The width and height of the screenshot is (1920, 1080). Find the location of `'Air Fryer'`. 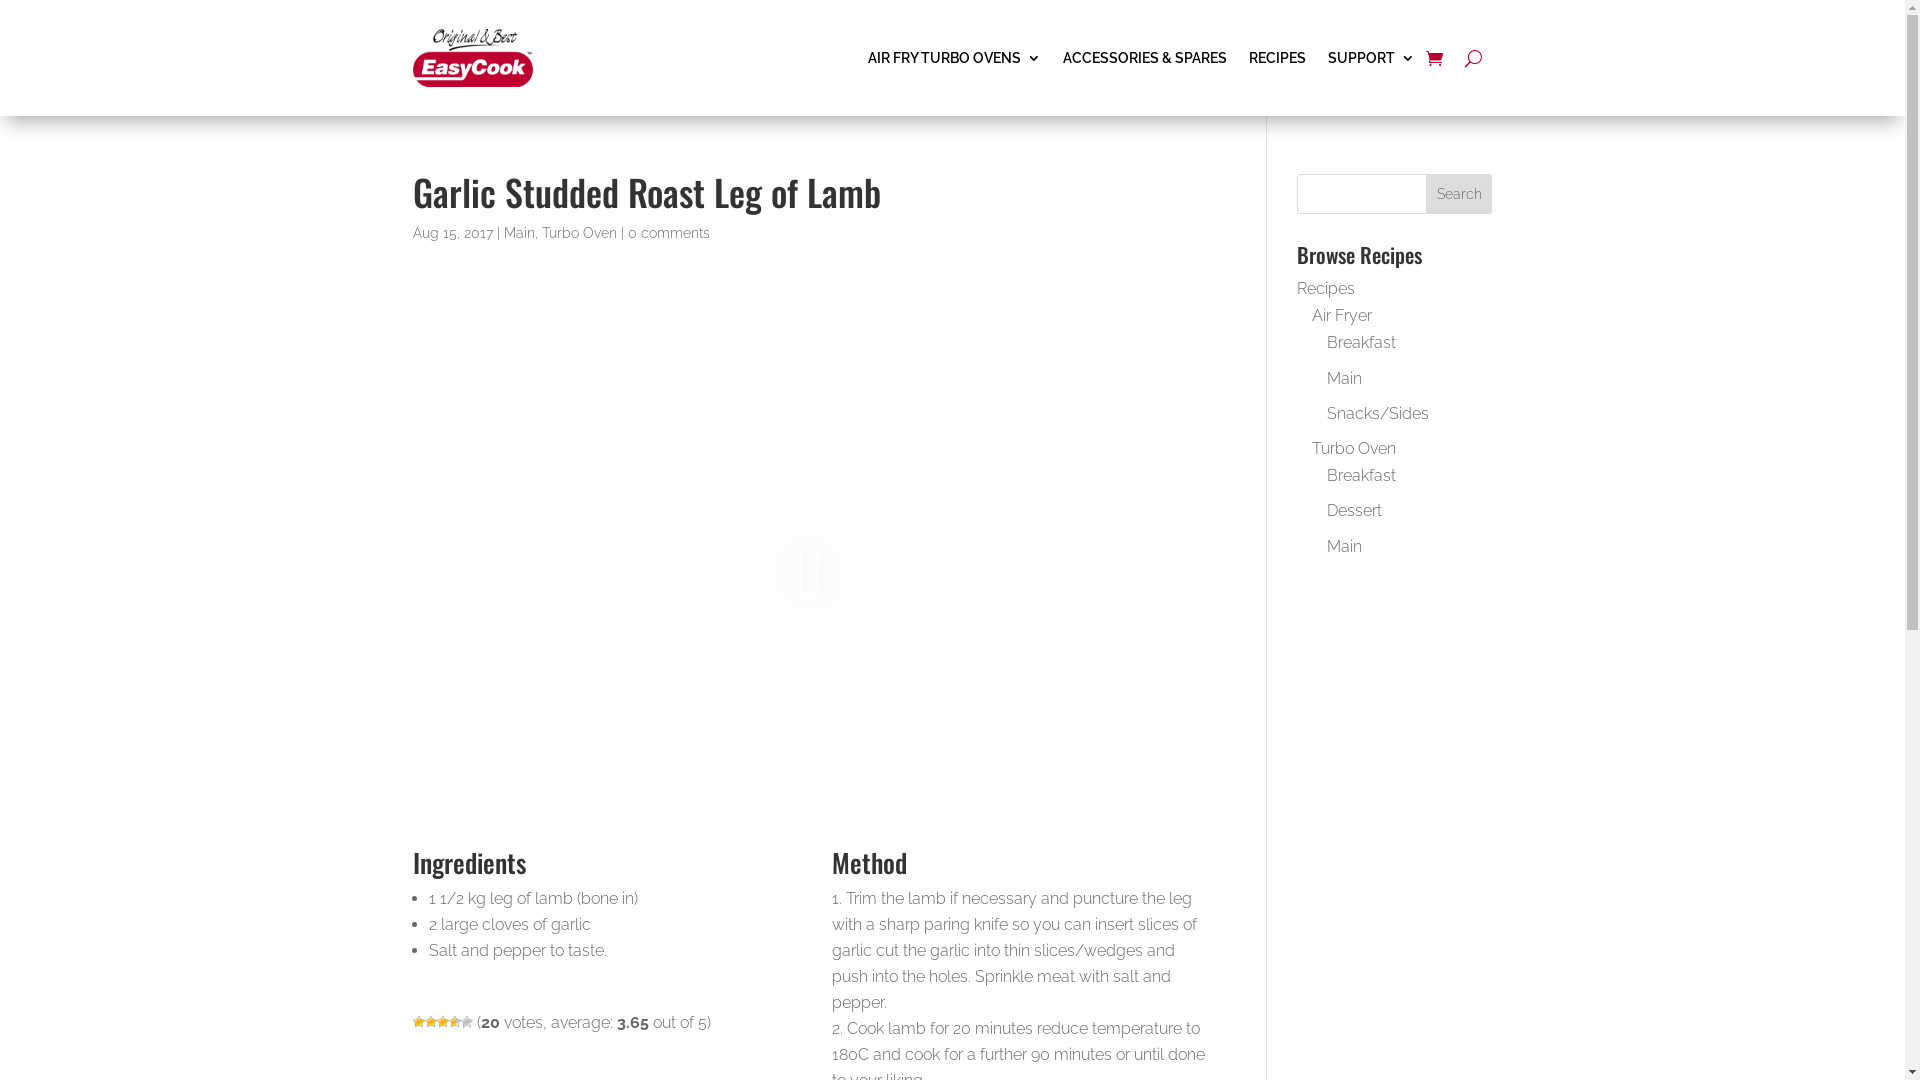

'Air Fryer' is located at coordinates (1342, 315).